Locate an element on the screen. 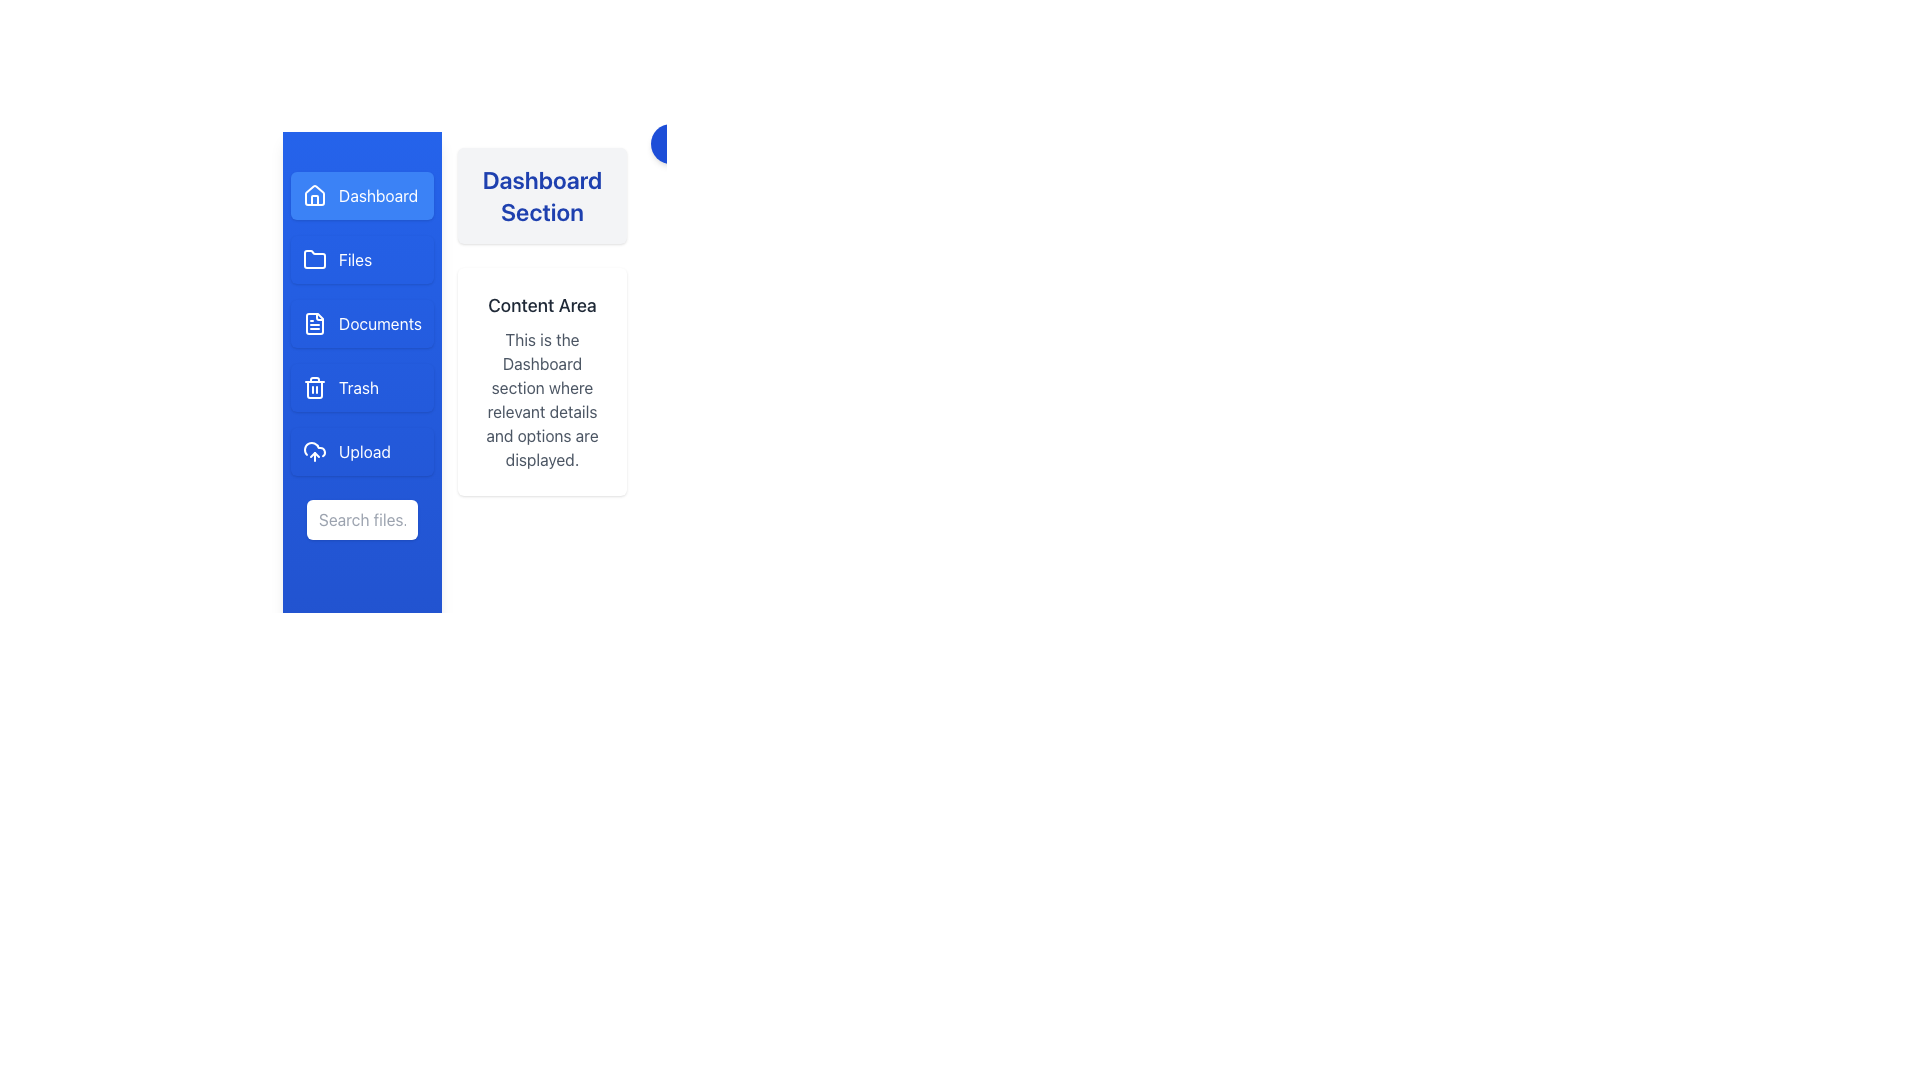 This screenshot has width=1920, height=1080. the SVG icon representing a document, which is styled with a thin border and placed to the left of the label 'Documents' in the vertical menu bar is located at coordinates (314, 323).